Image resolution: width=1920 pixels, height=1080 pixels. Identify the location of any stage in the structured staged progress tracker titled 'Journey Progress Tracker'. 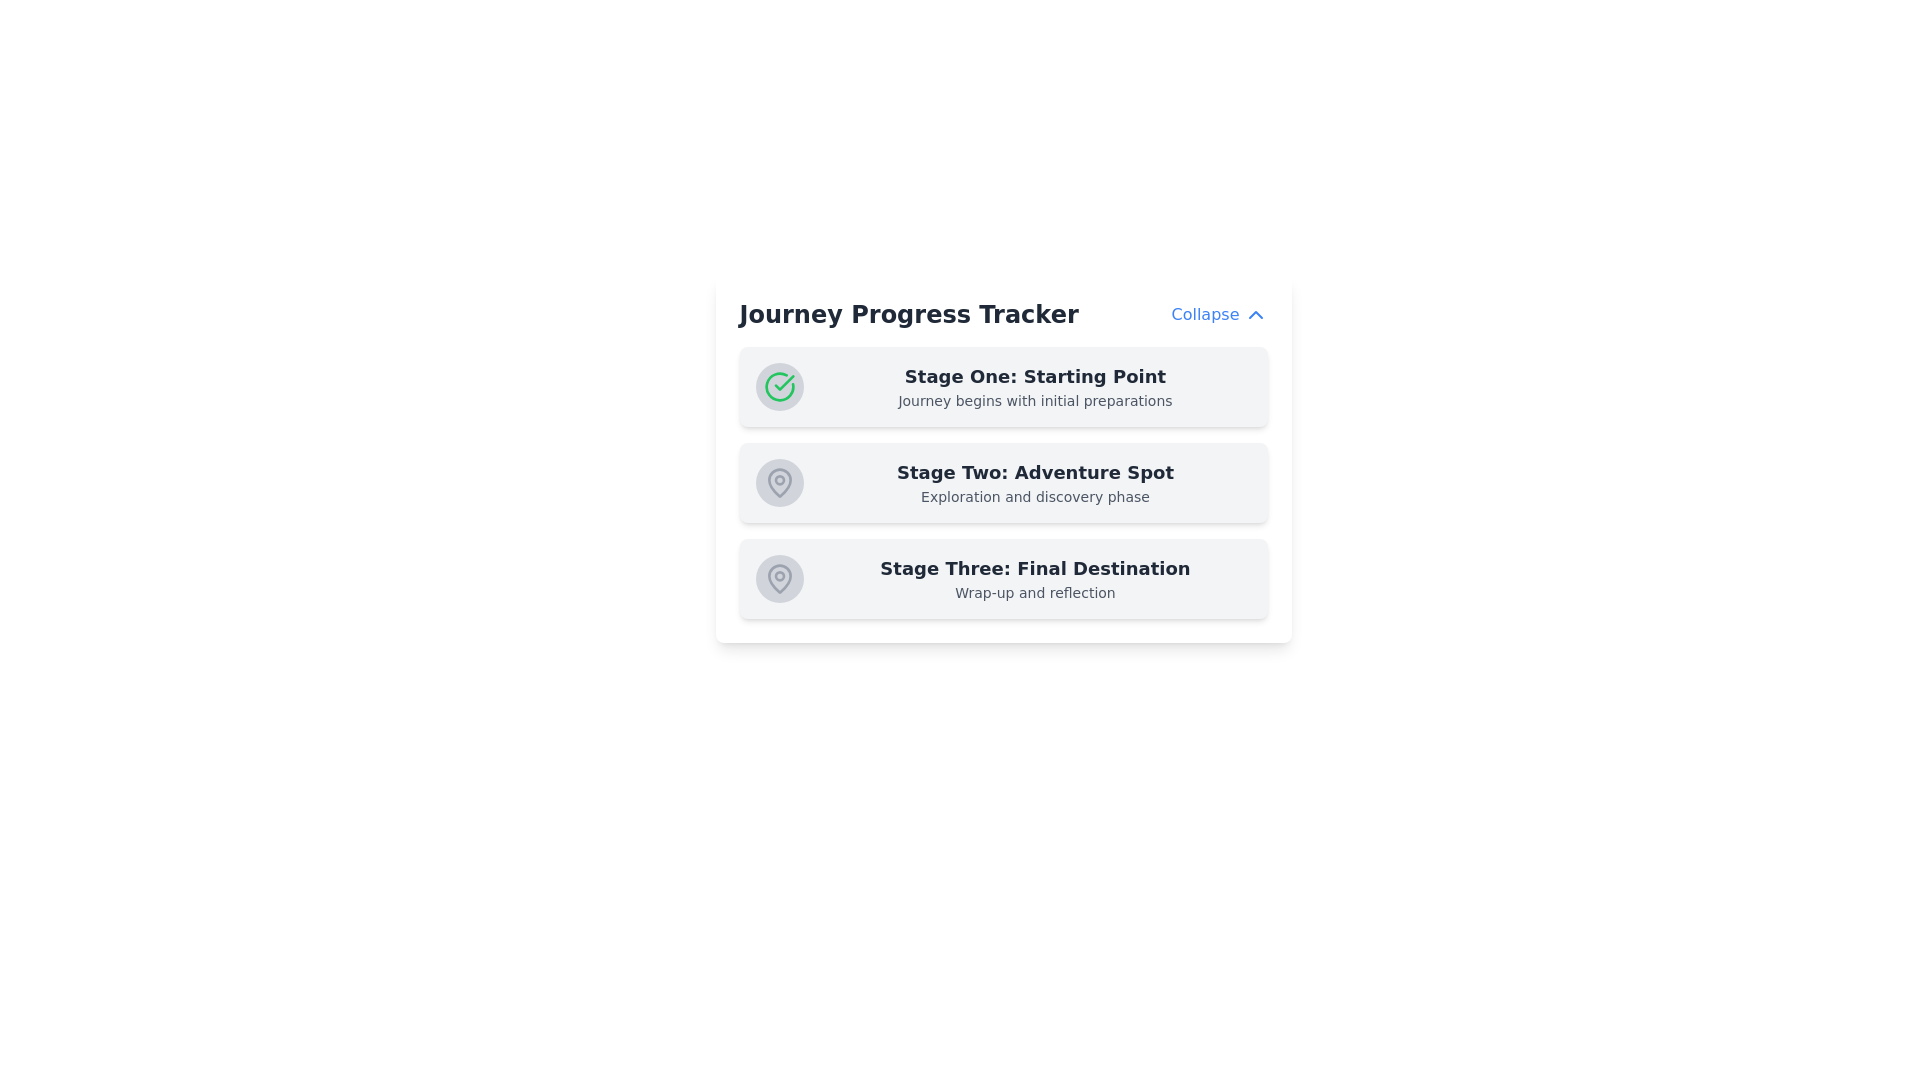
(1003, 482).